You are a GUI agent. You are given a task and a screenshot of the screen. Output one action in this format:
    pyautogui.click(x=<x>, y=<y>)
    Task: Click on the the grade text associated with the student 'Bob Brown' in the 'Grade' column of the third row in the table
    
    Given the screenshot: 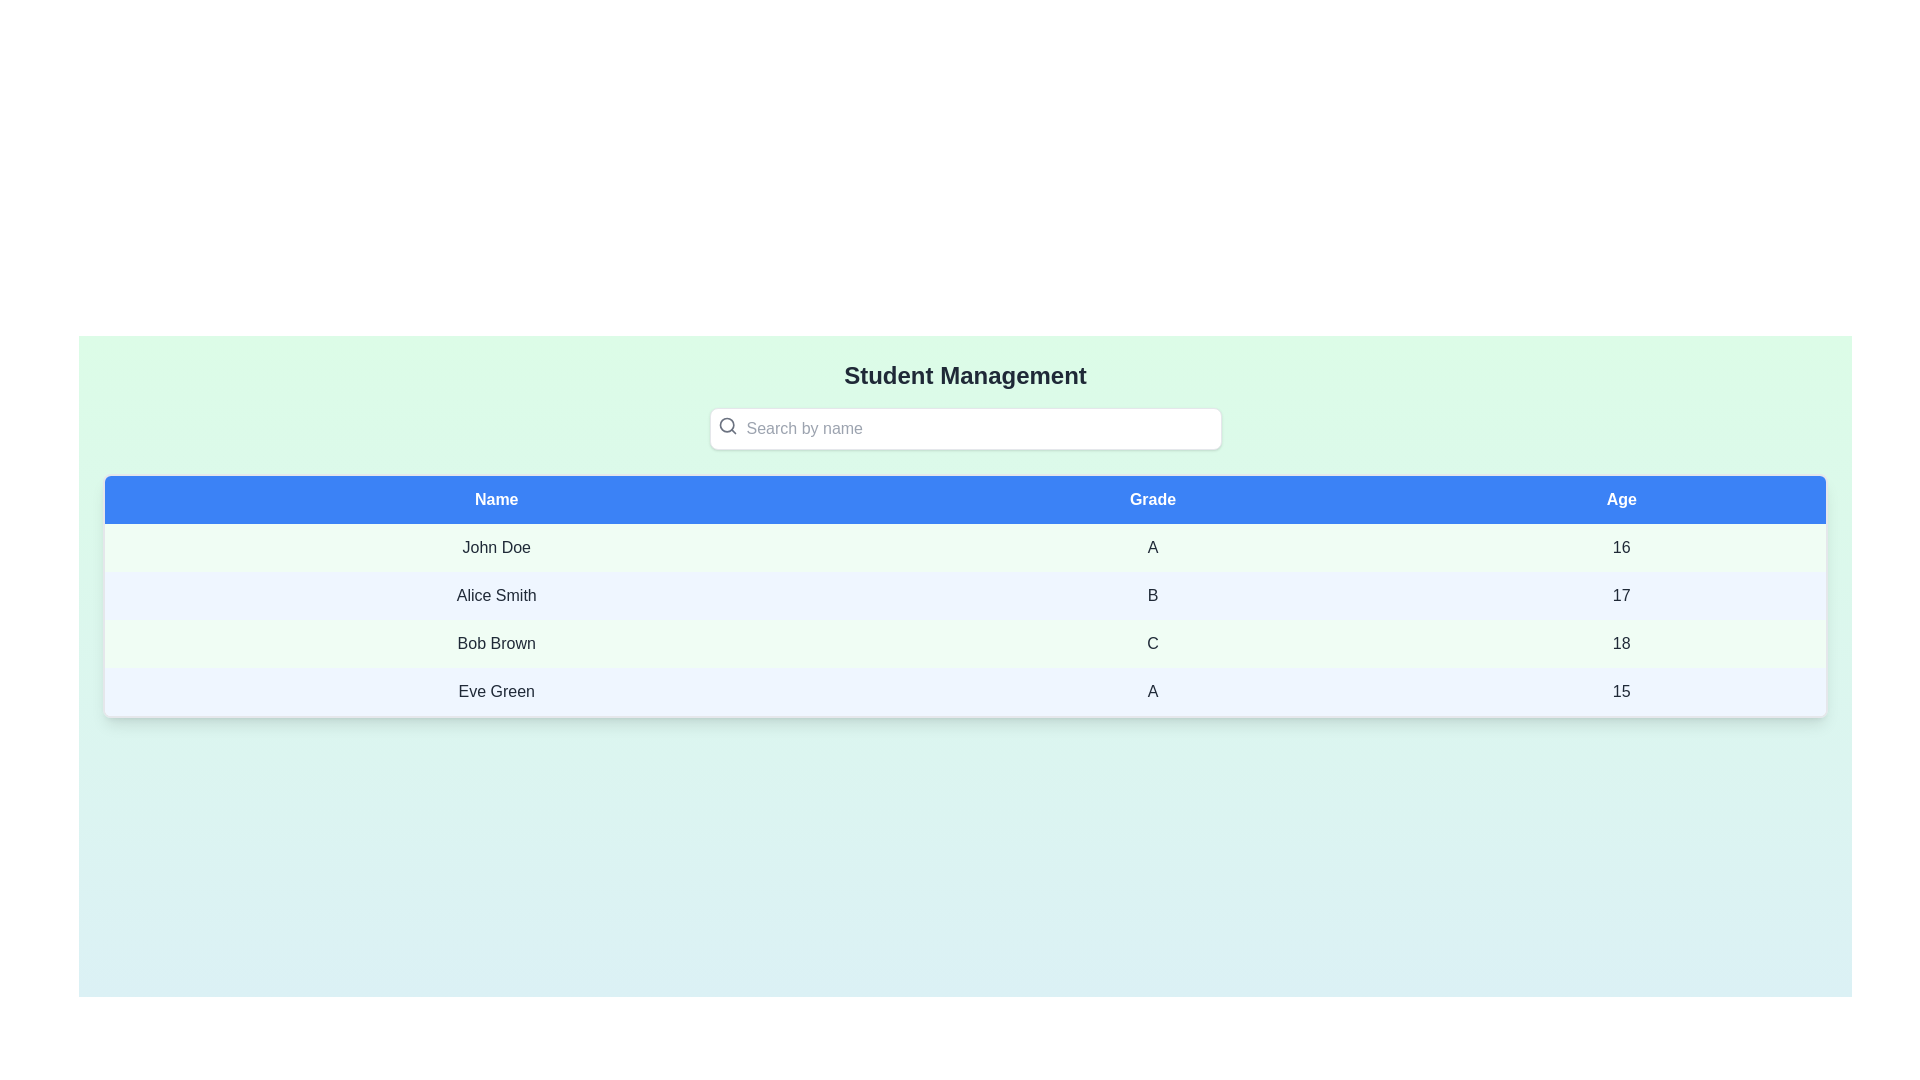 What is the action you would take?
    pyautogui.click(x=1152, y=644)
    